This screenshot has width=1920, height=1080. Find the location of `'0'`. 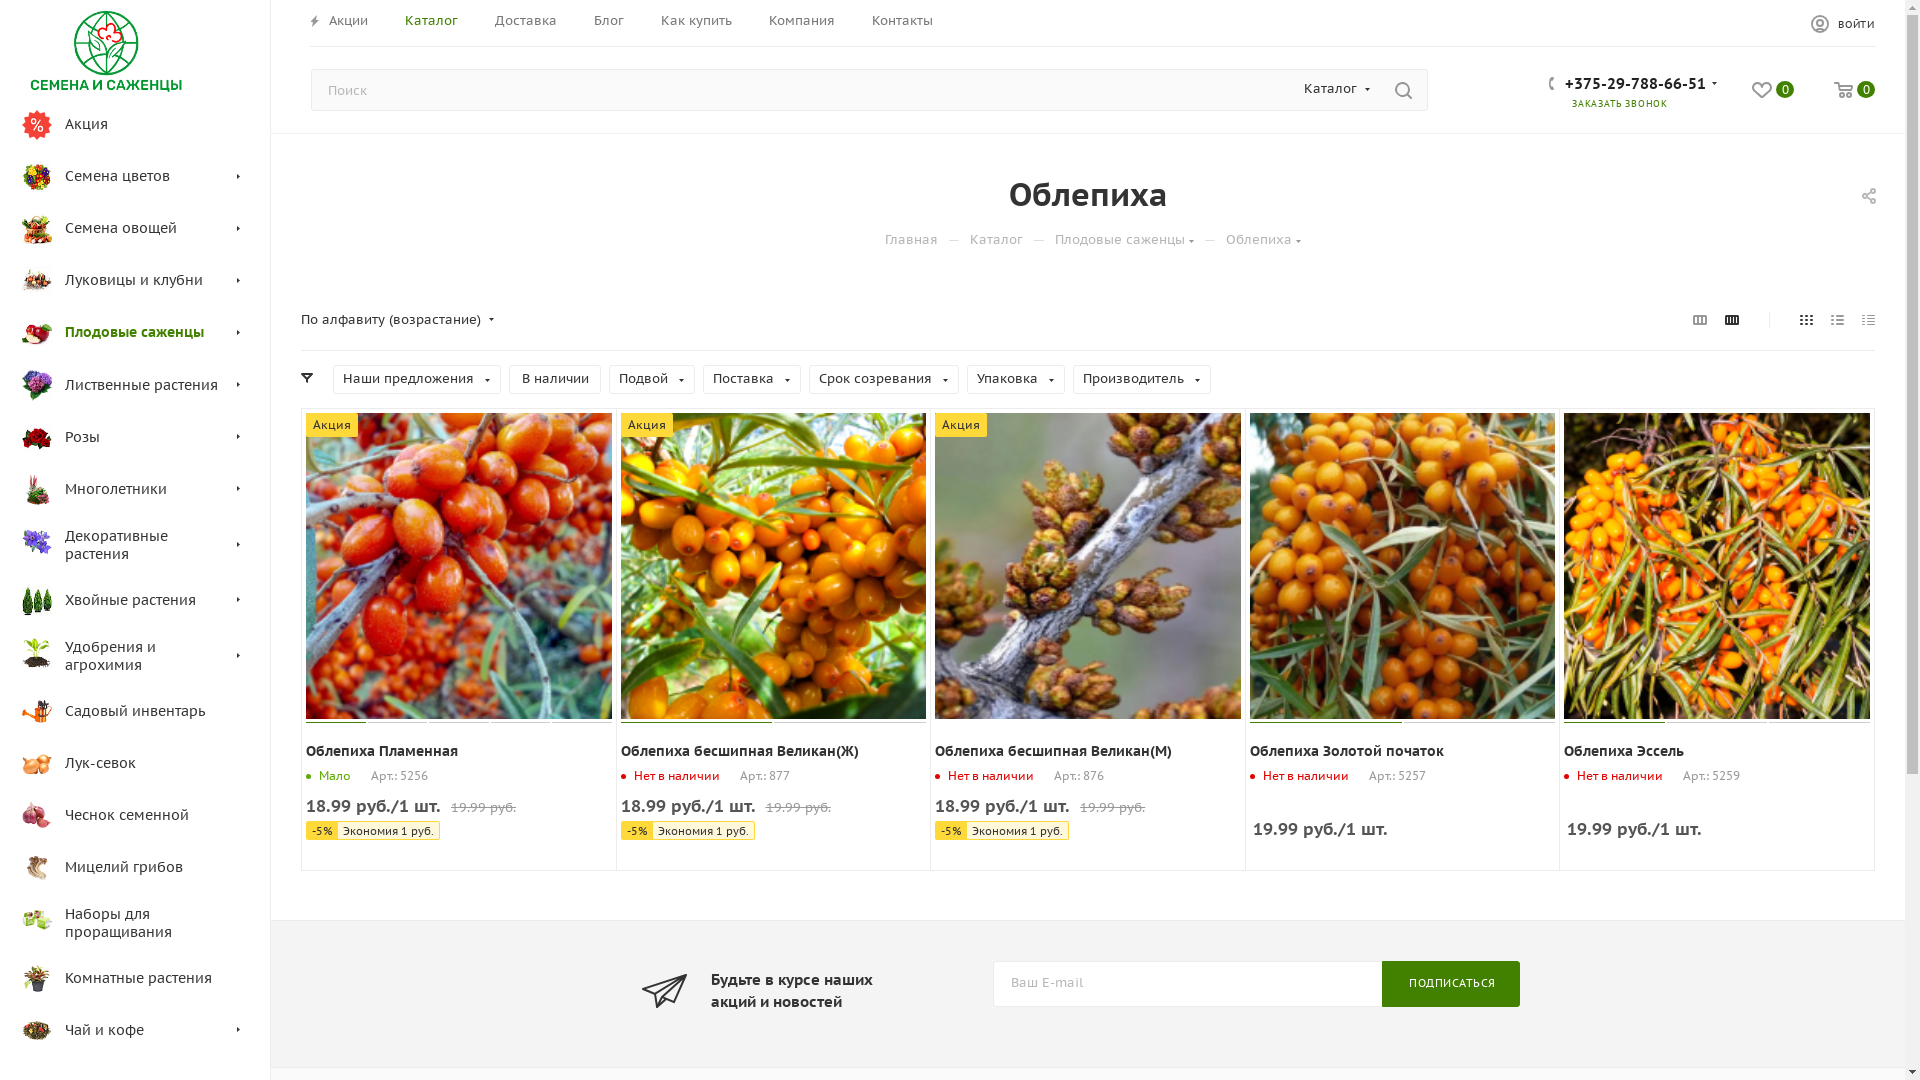

'0' is located at coordinates (1772, 92).